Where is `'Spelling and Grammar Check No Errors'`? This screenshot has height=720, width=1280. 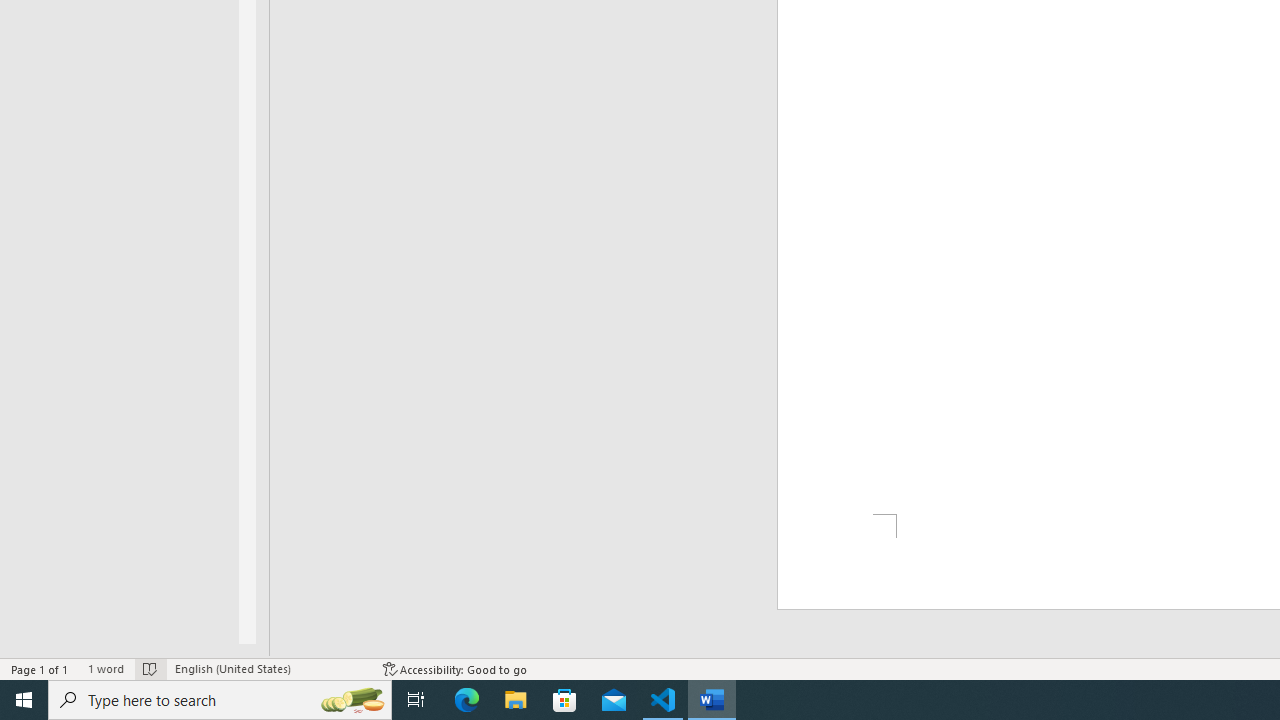
'Spelling and Grammar Check No Errors' is located at coordinates (149, 669).